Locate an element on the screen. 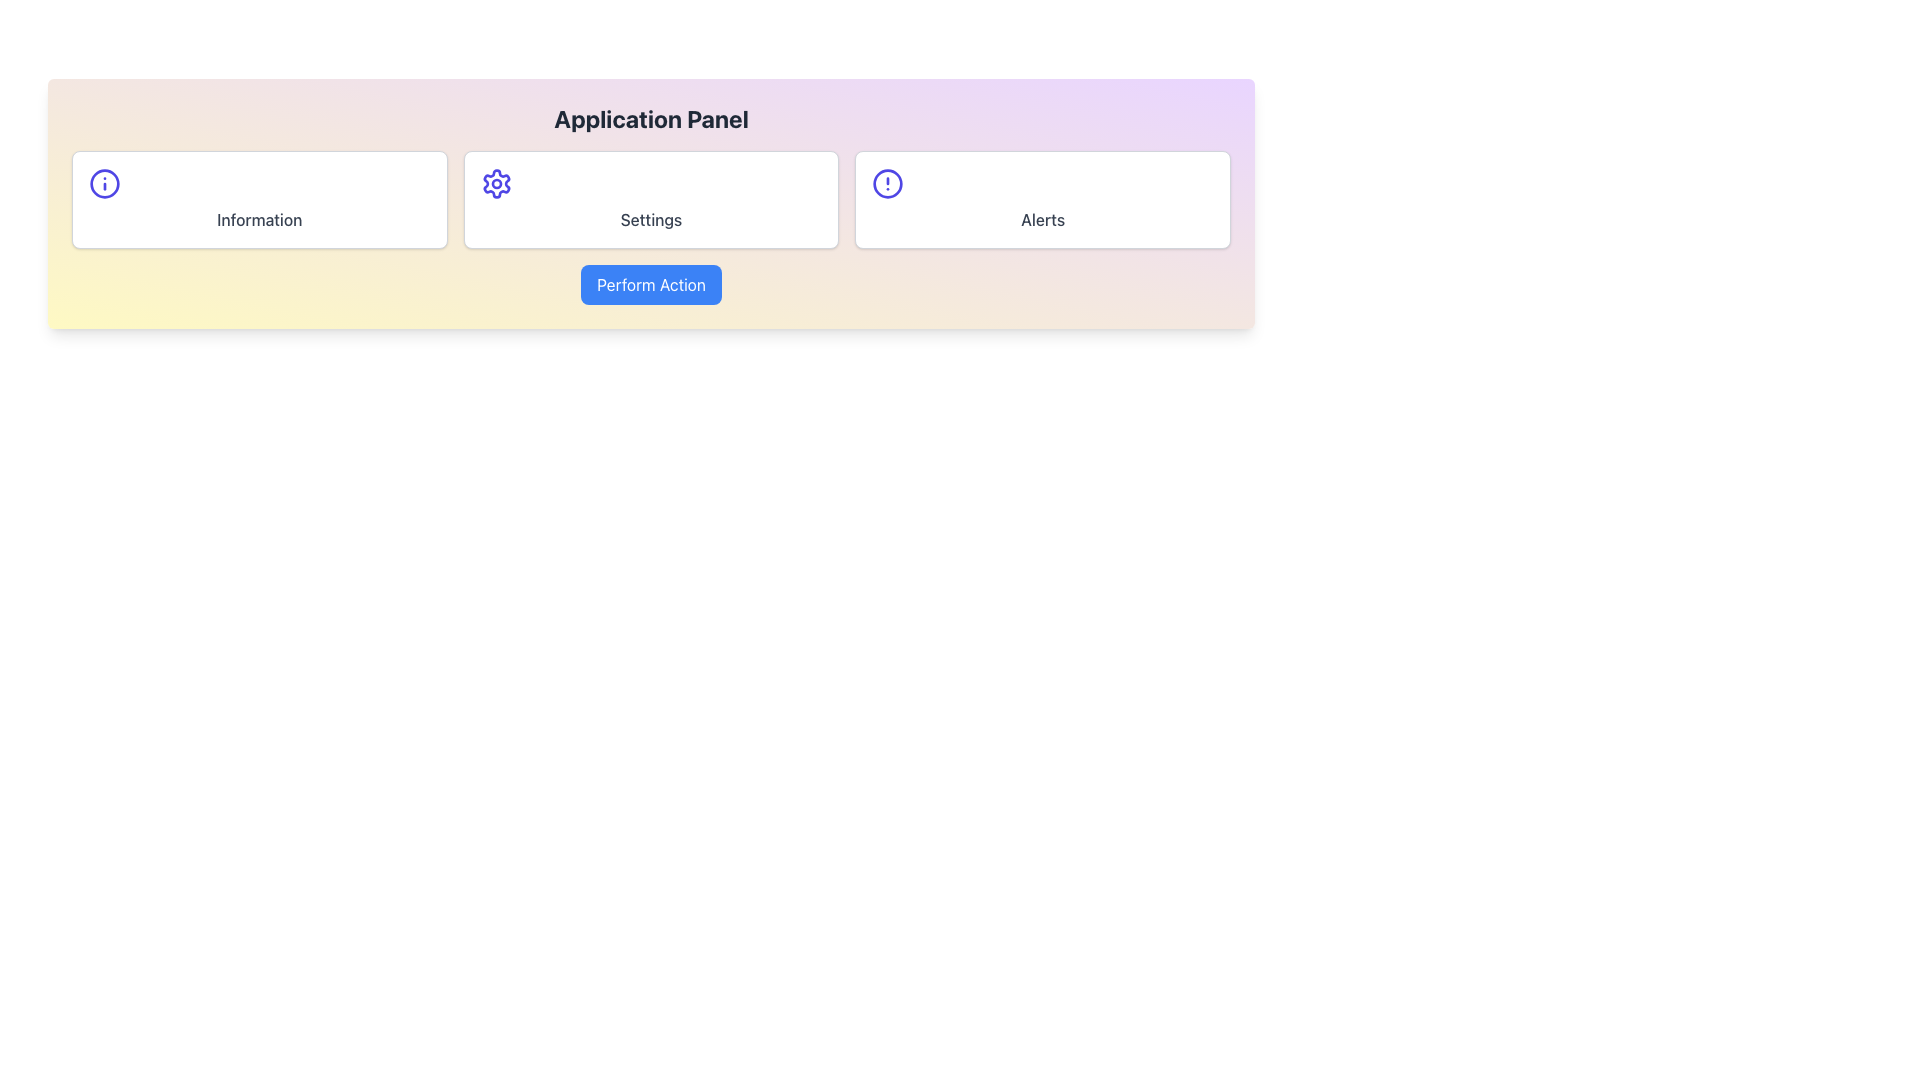  on the gear icon located in the middle card titled 'Settings' in the application panel is located at coordinates (496, 184).